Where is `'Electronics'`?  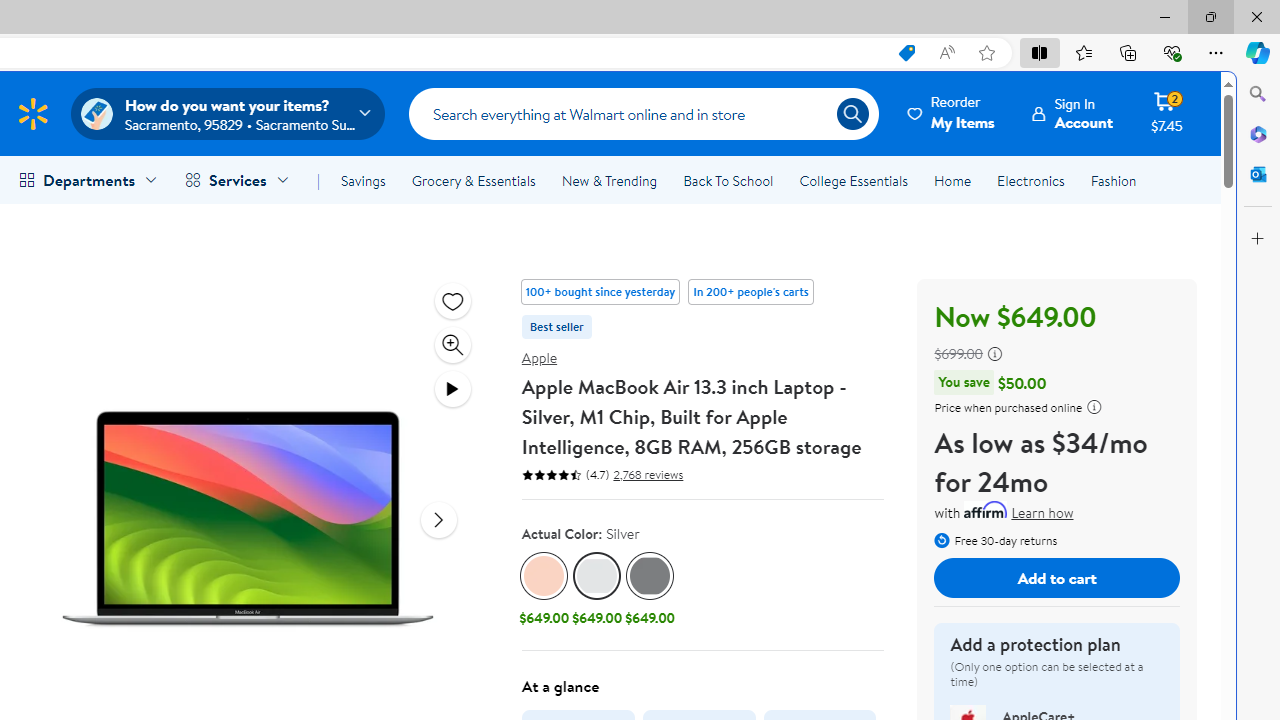
'Electronics' is located at coordinates (1031, 181).